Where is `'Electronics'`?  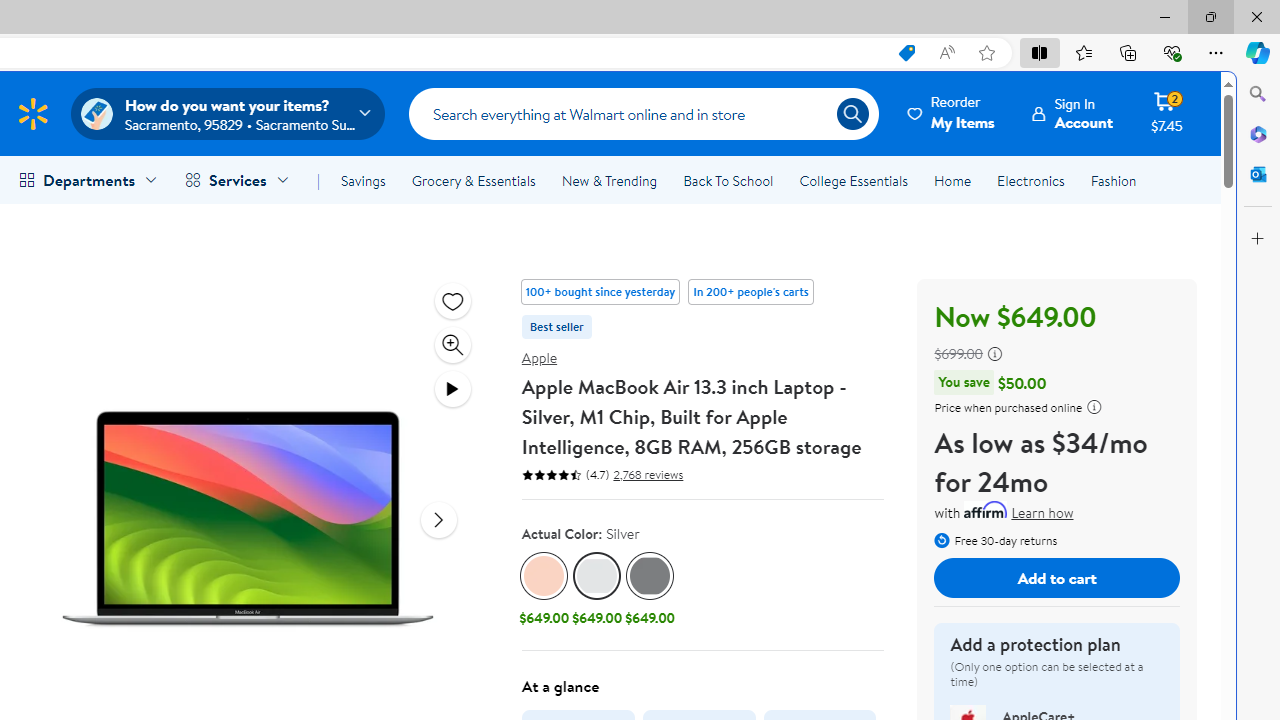
'Electronics' is located at coordinates (1031, 181).